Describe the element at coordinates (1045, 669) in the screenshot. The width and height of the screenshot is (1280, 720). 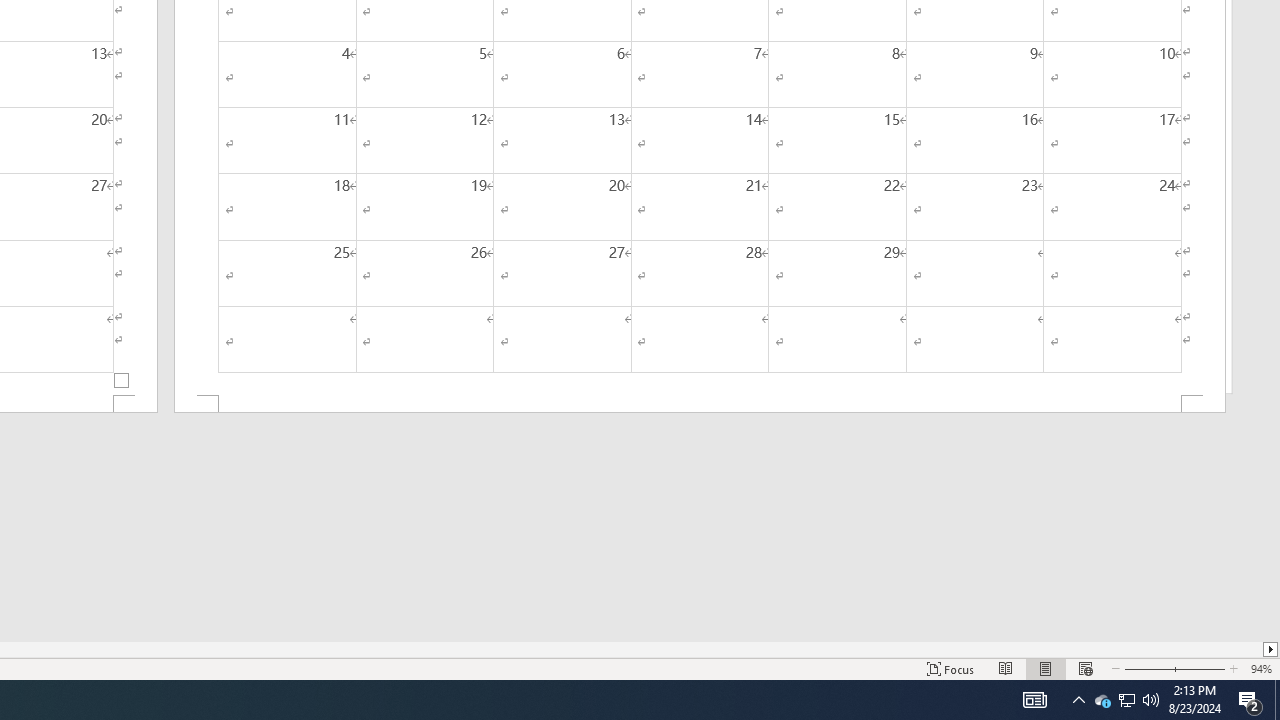
I see `'Print Layout'` at that location.